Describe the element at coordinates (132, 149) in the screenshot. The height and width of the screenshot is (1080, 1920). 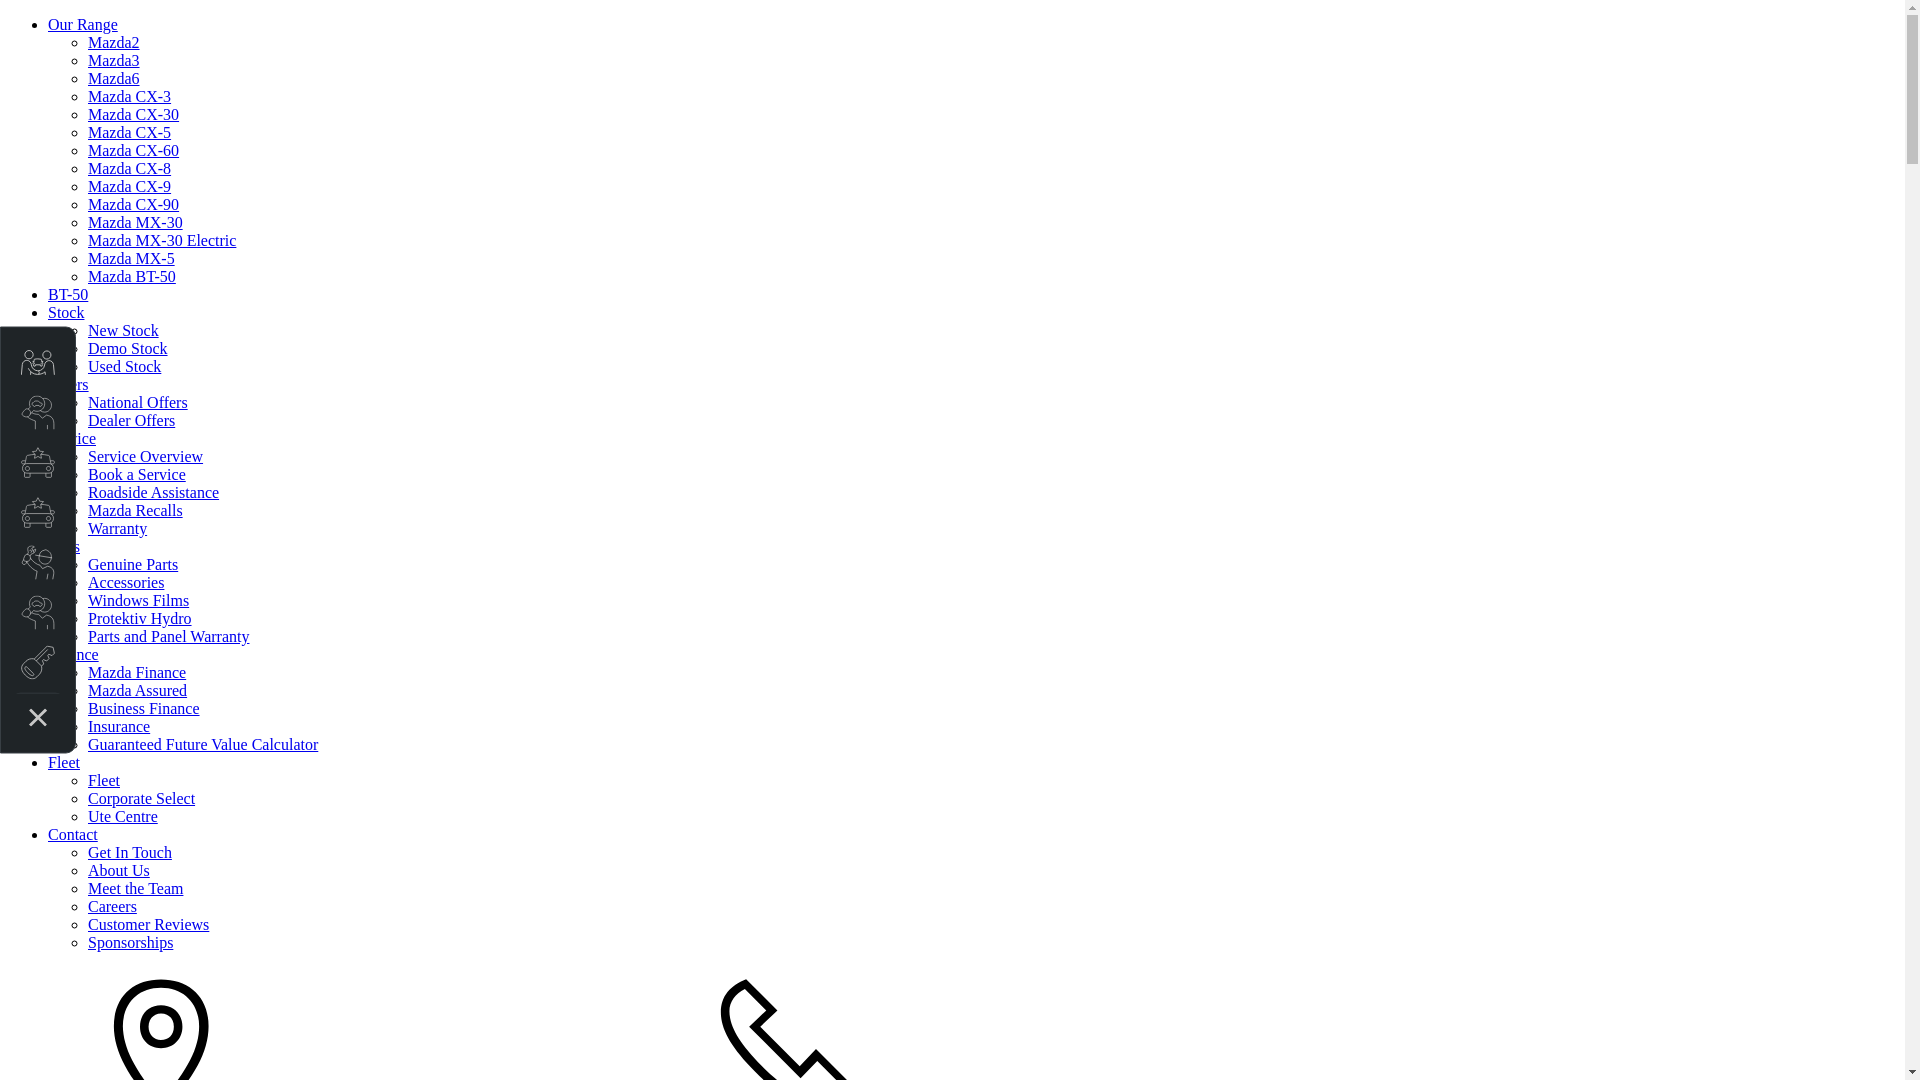
I see `'Mazda CX-60'` at that location.